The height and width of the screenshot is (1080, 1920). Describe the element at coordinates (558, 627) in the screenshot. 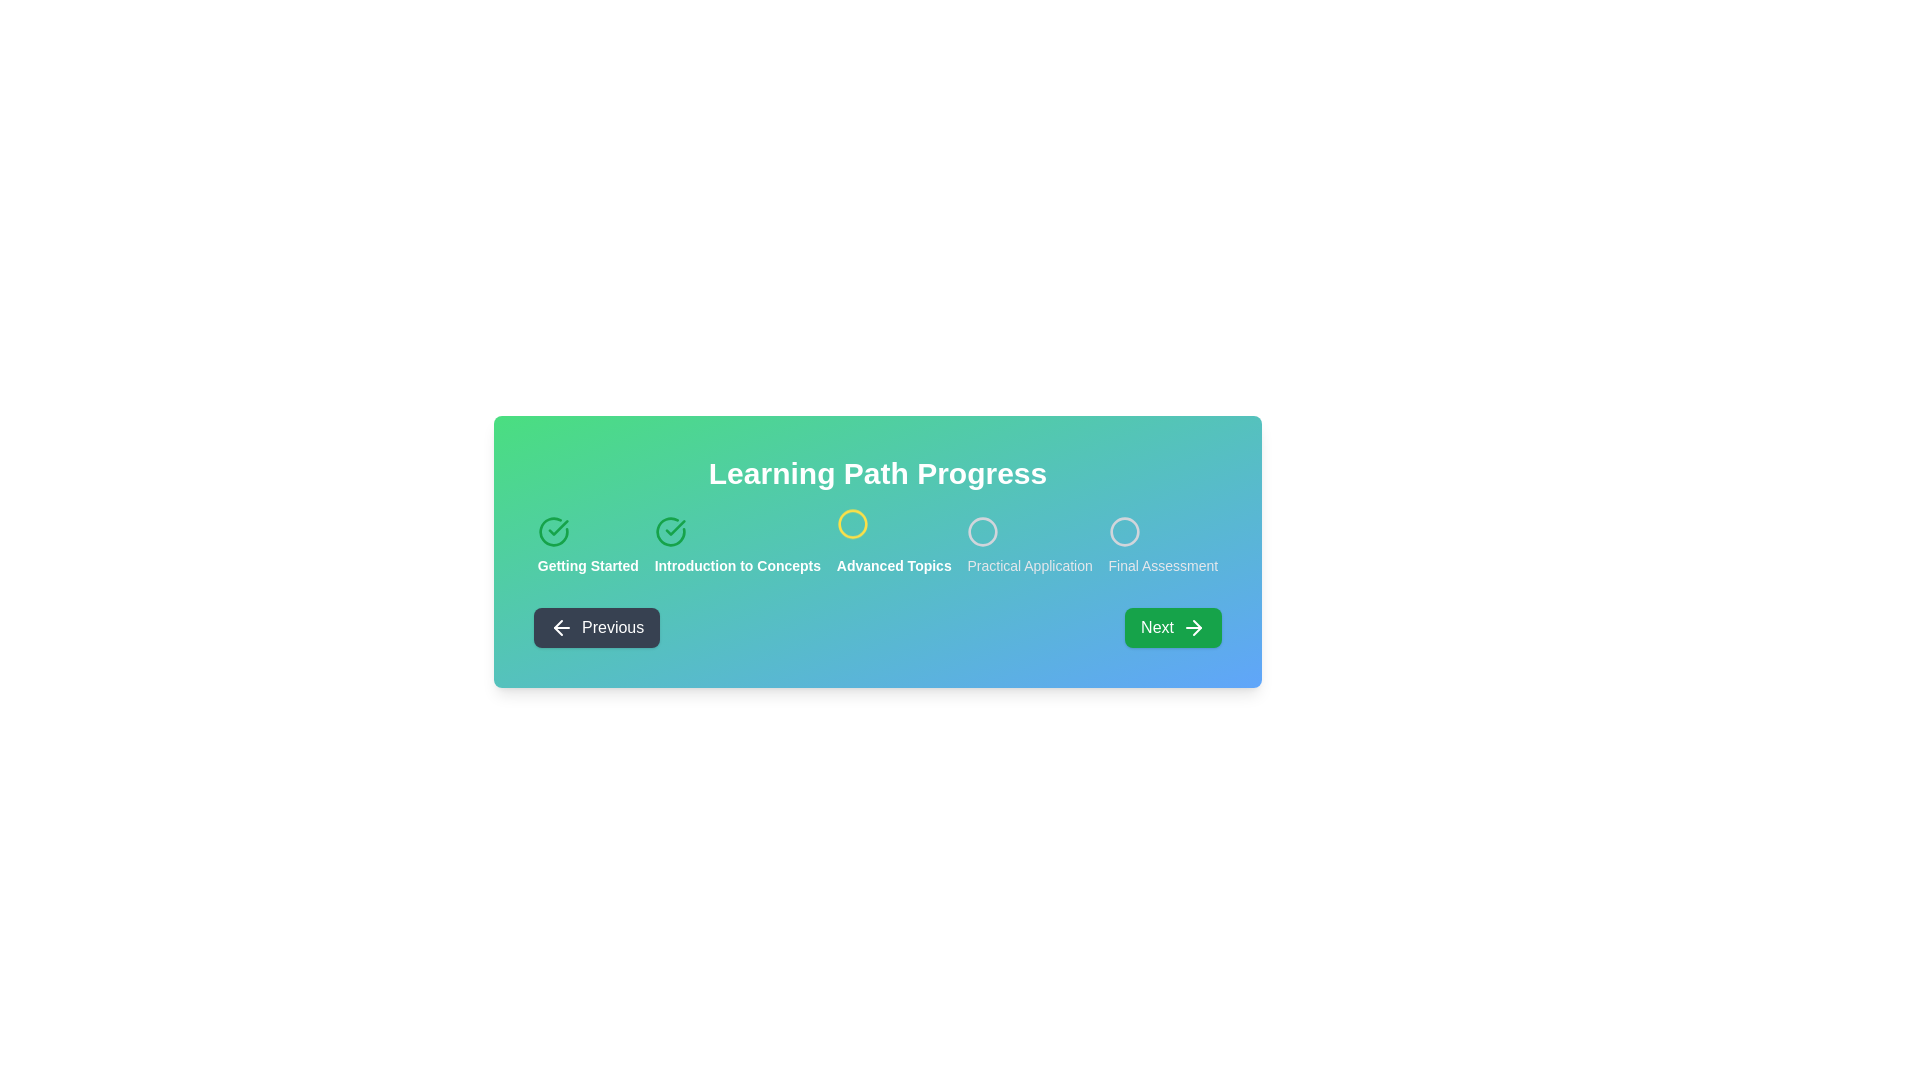

I see `the backward navigation arrow icon located at the bottom-left of the interface` at that location.